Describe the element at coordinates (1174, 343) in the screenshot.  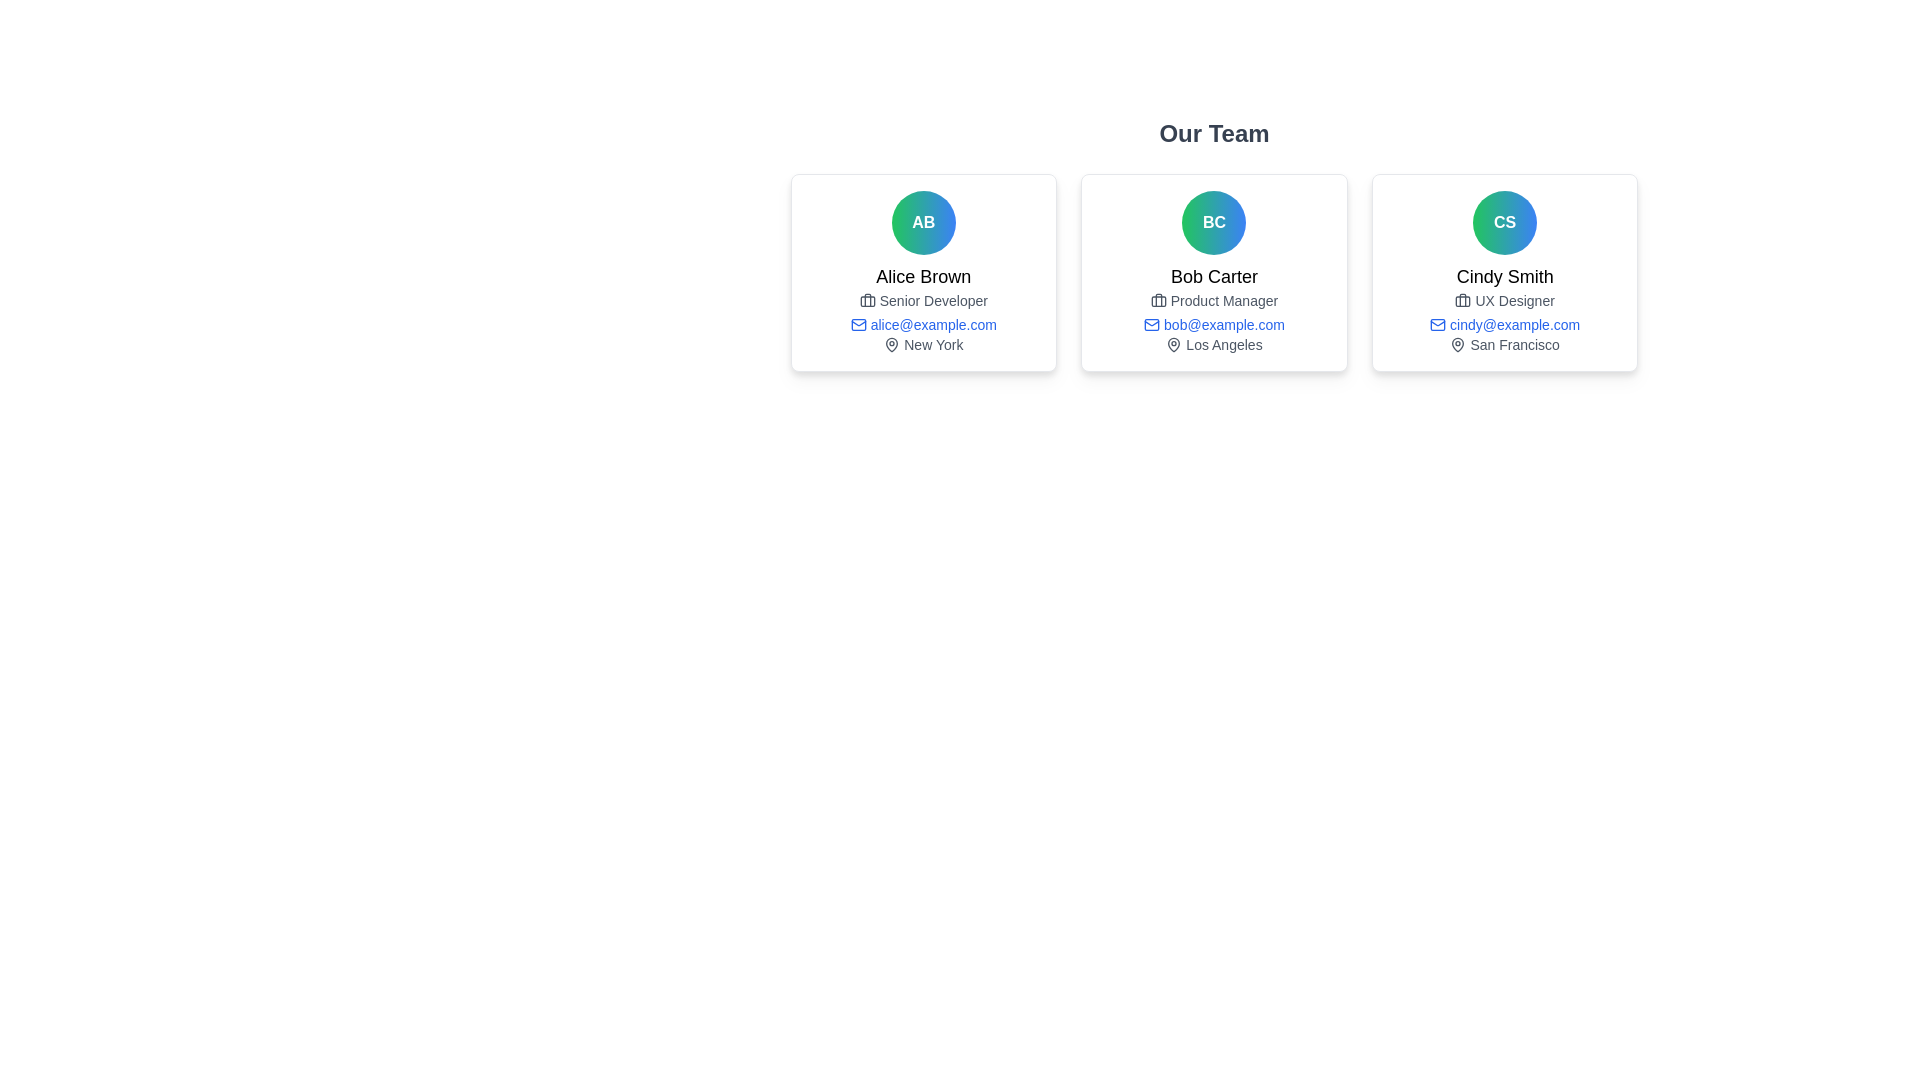
I see `the pin icon located in the second card under the name 'Bob Carter', which is centered above the text 'Los Angeles'` at that location.